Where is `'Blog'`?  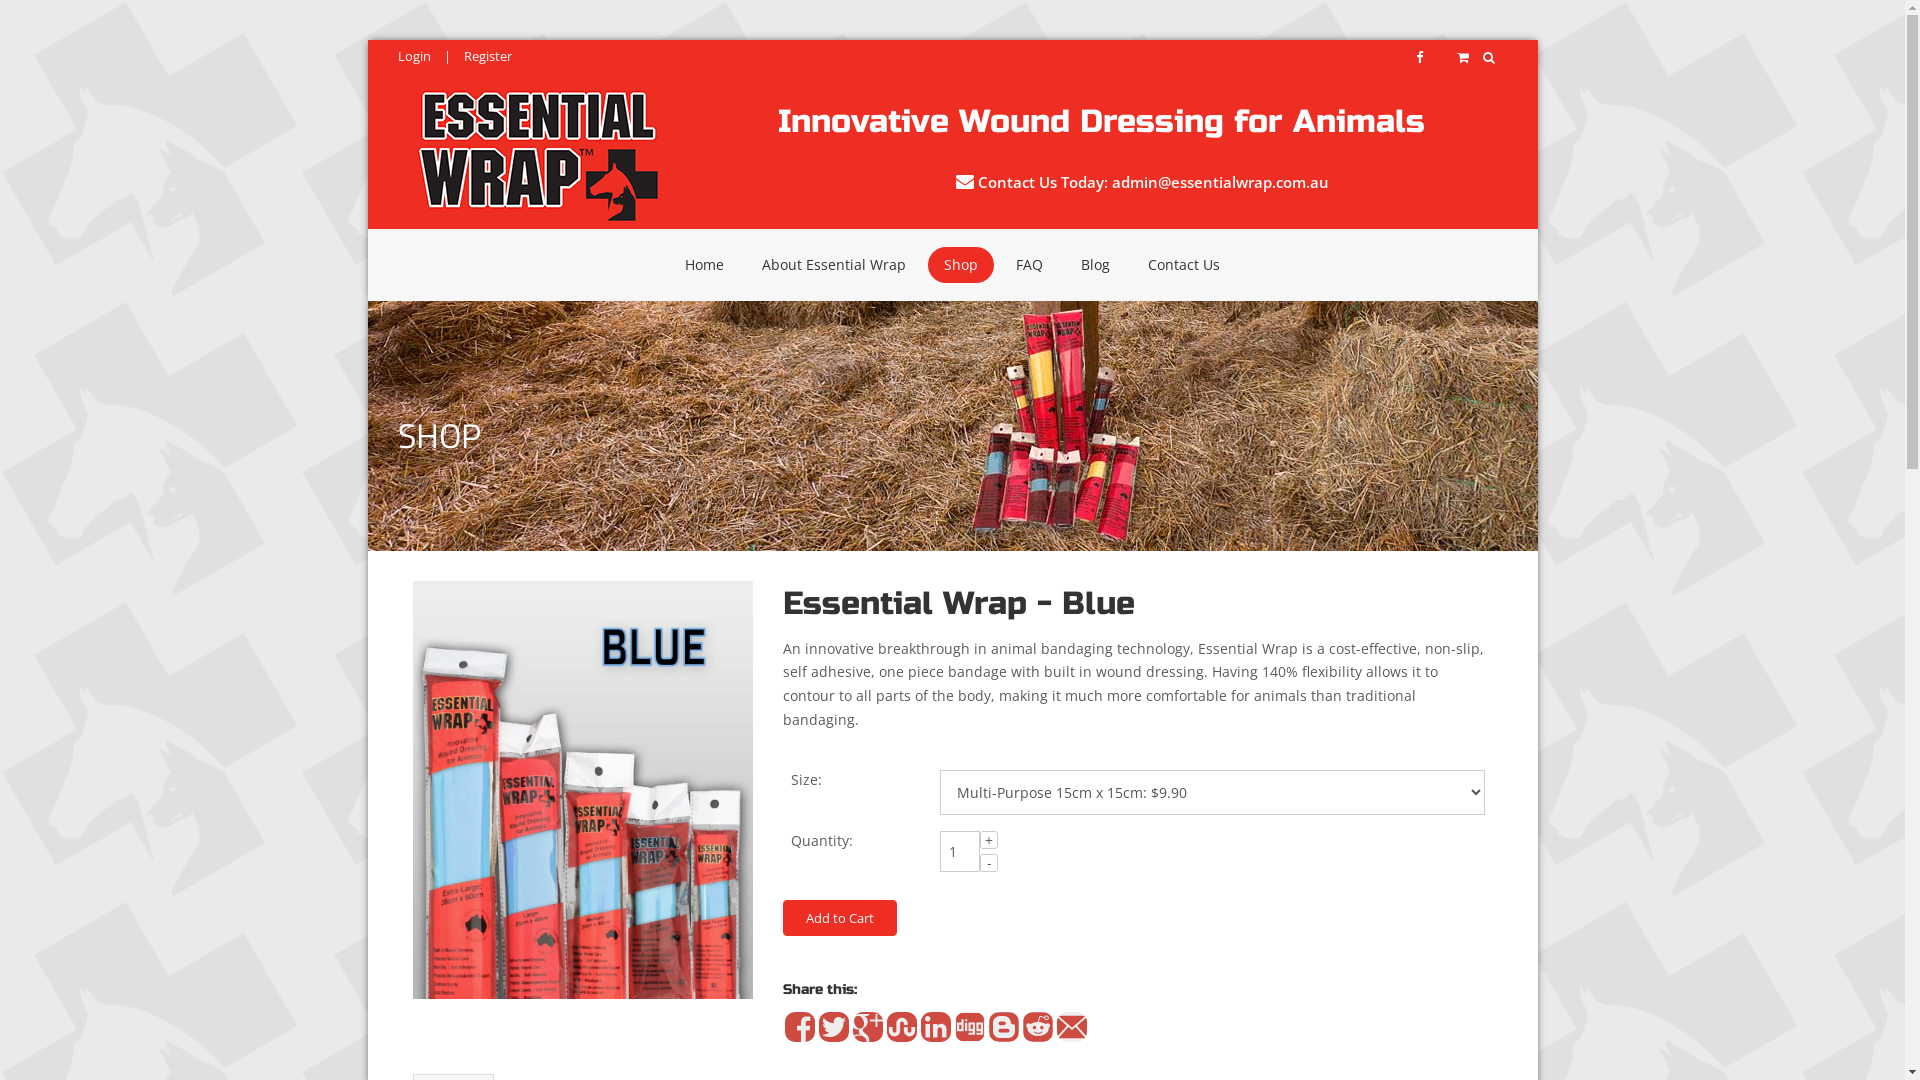
'Blog' is located at coordinates (1064, 264).